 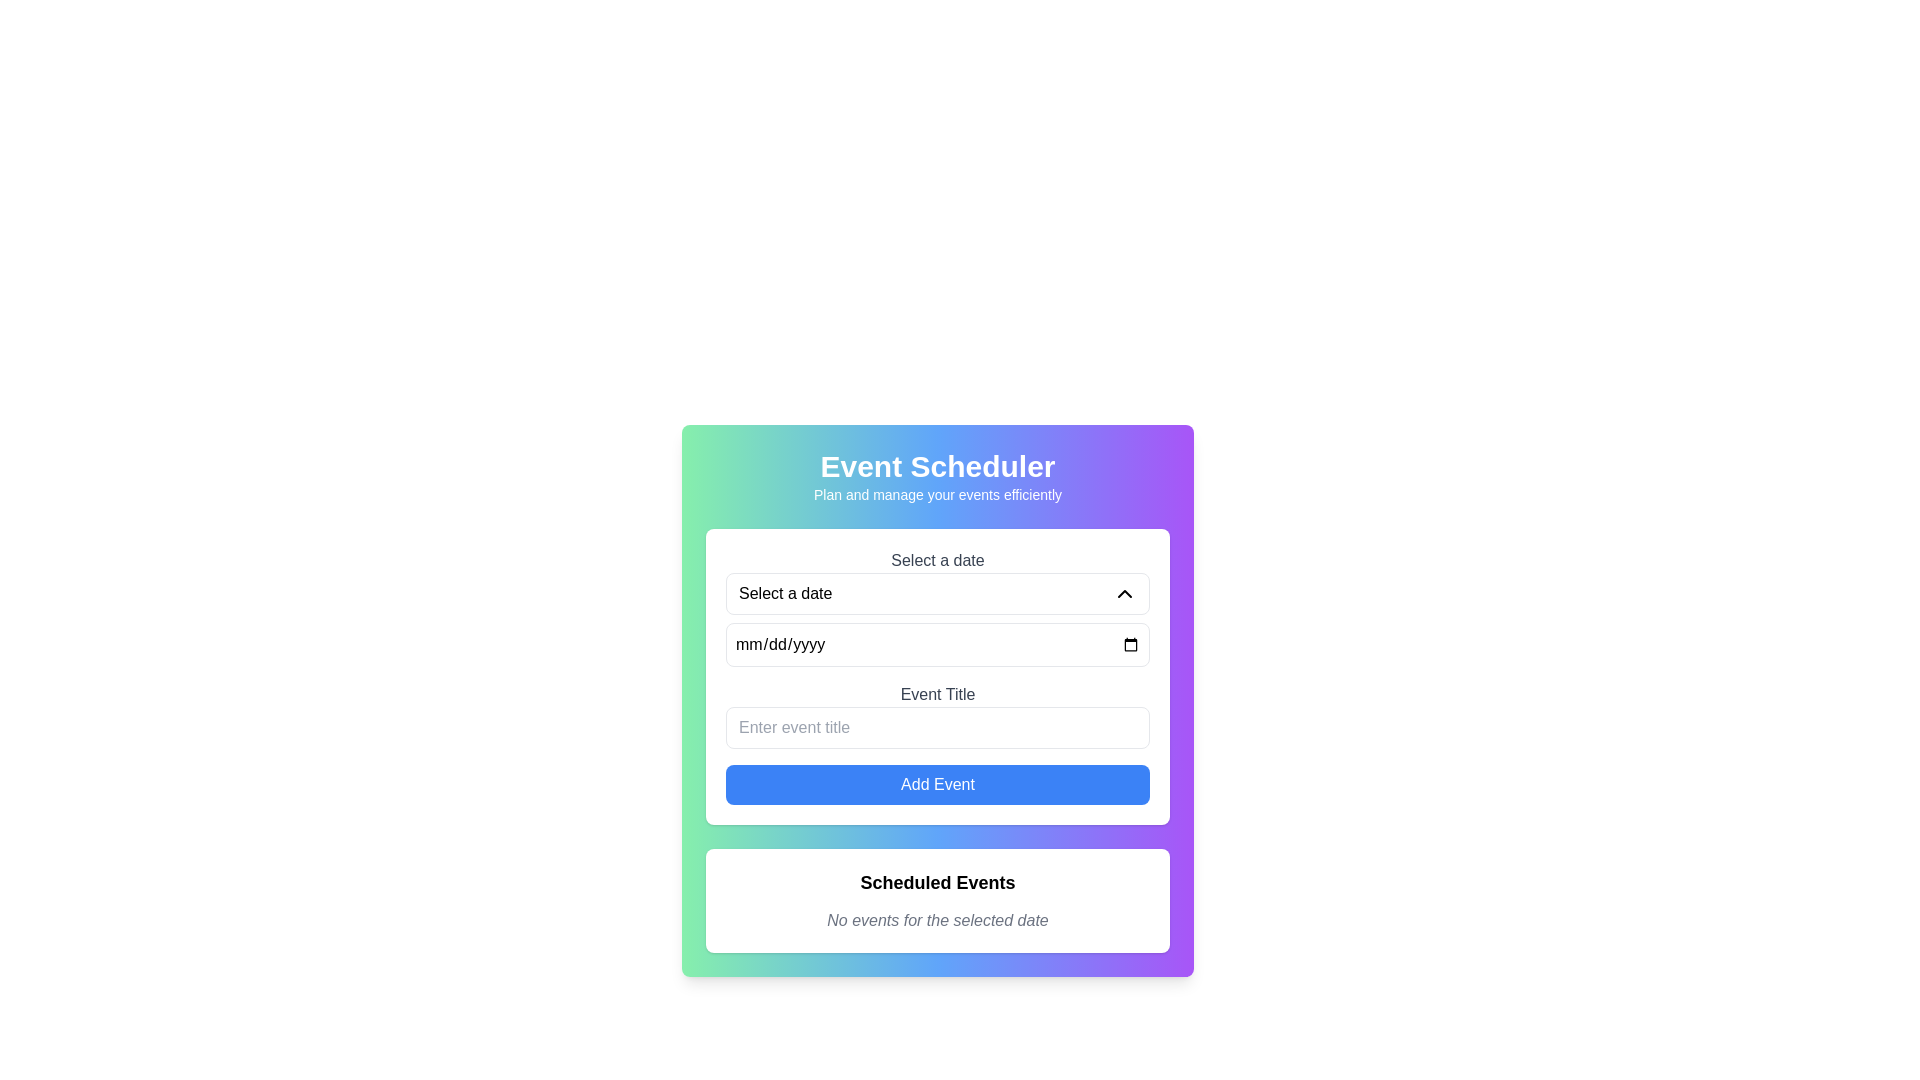 I want to click on the 'Event Scheduler' text label, which displays in a large bold font with a subtitle in a smaller font, located at the top of the card layout, so click(x=936, y=477).